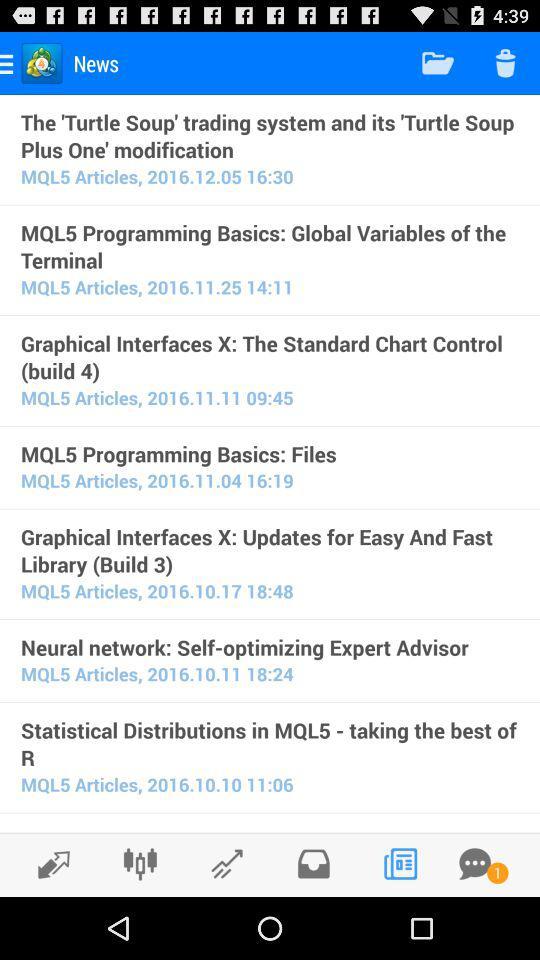 This screenshot has height=960, width=540. Describe the element at coordinates (139, 863) in the screenshot. I see `click options` at that location.